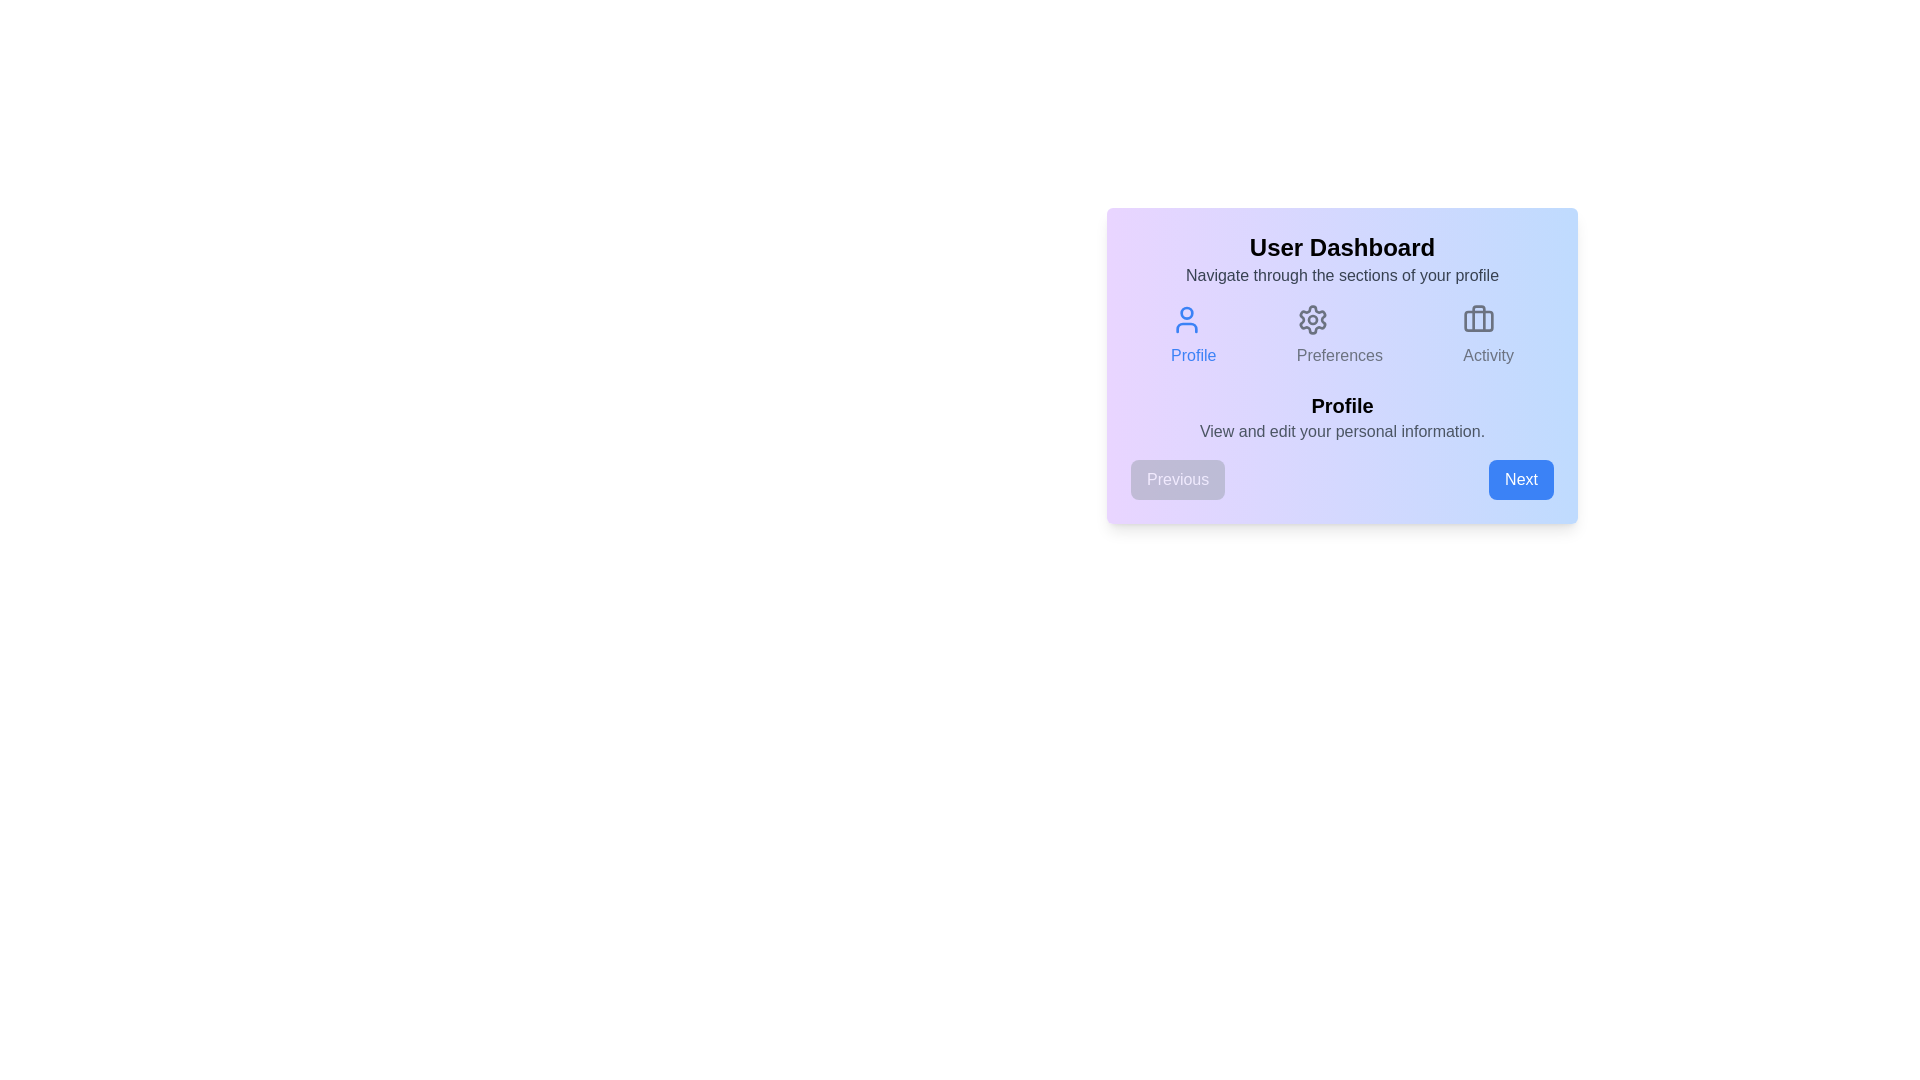 This screenshot has width=1920, height=1080. I want to click on 'Next' button to navigate to the next step, so click(1520, 479).